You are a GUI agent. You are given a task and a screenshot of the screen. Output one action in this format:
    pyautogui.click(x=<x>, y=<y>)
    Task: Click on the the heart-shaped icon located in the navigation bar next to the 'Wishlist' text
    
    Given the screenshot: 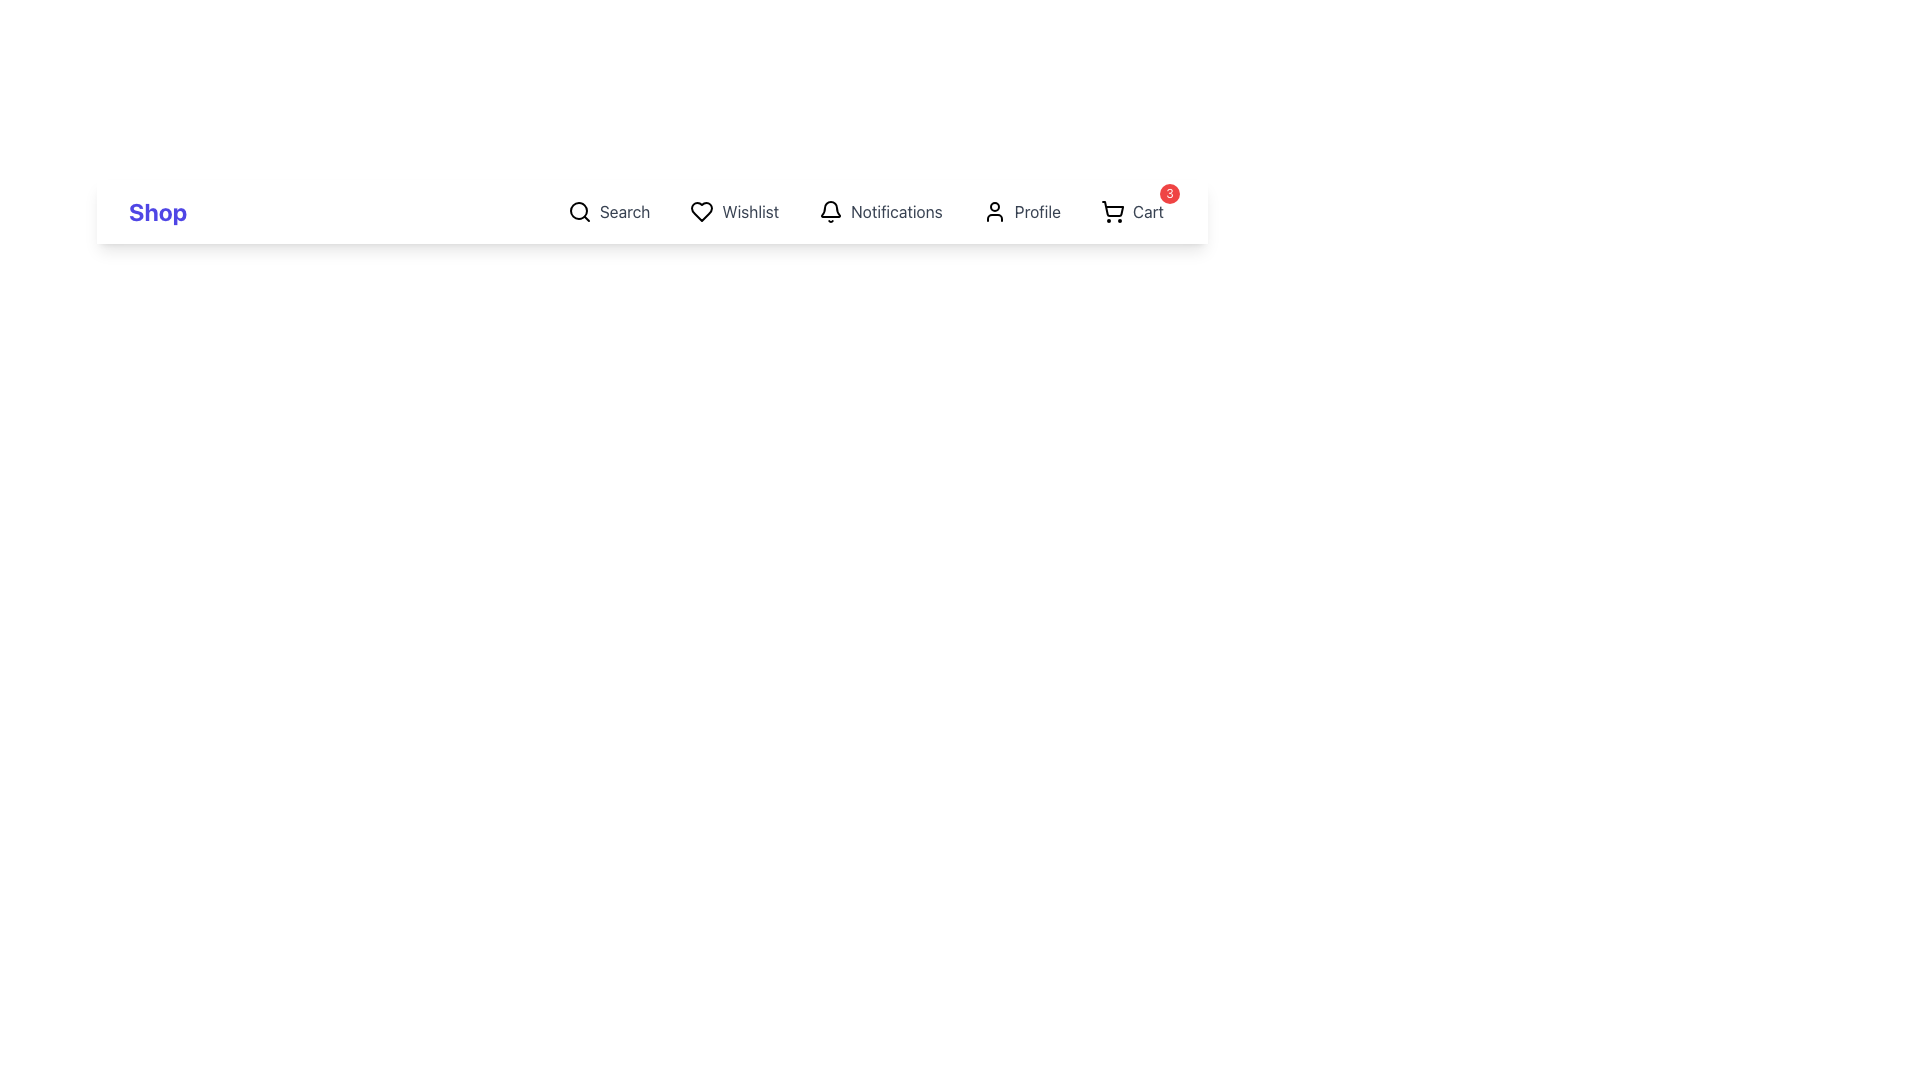 What is the action you would take?
    pyautogui.click(x=702, y=212)
    